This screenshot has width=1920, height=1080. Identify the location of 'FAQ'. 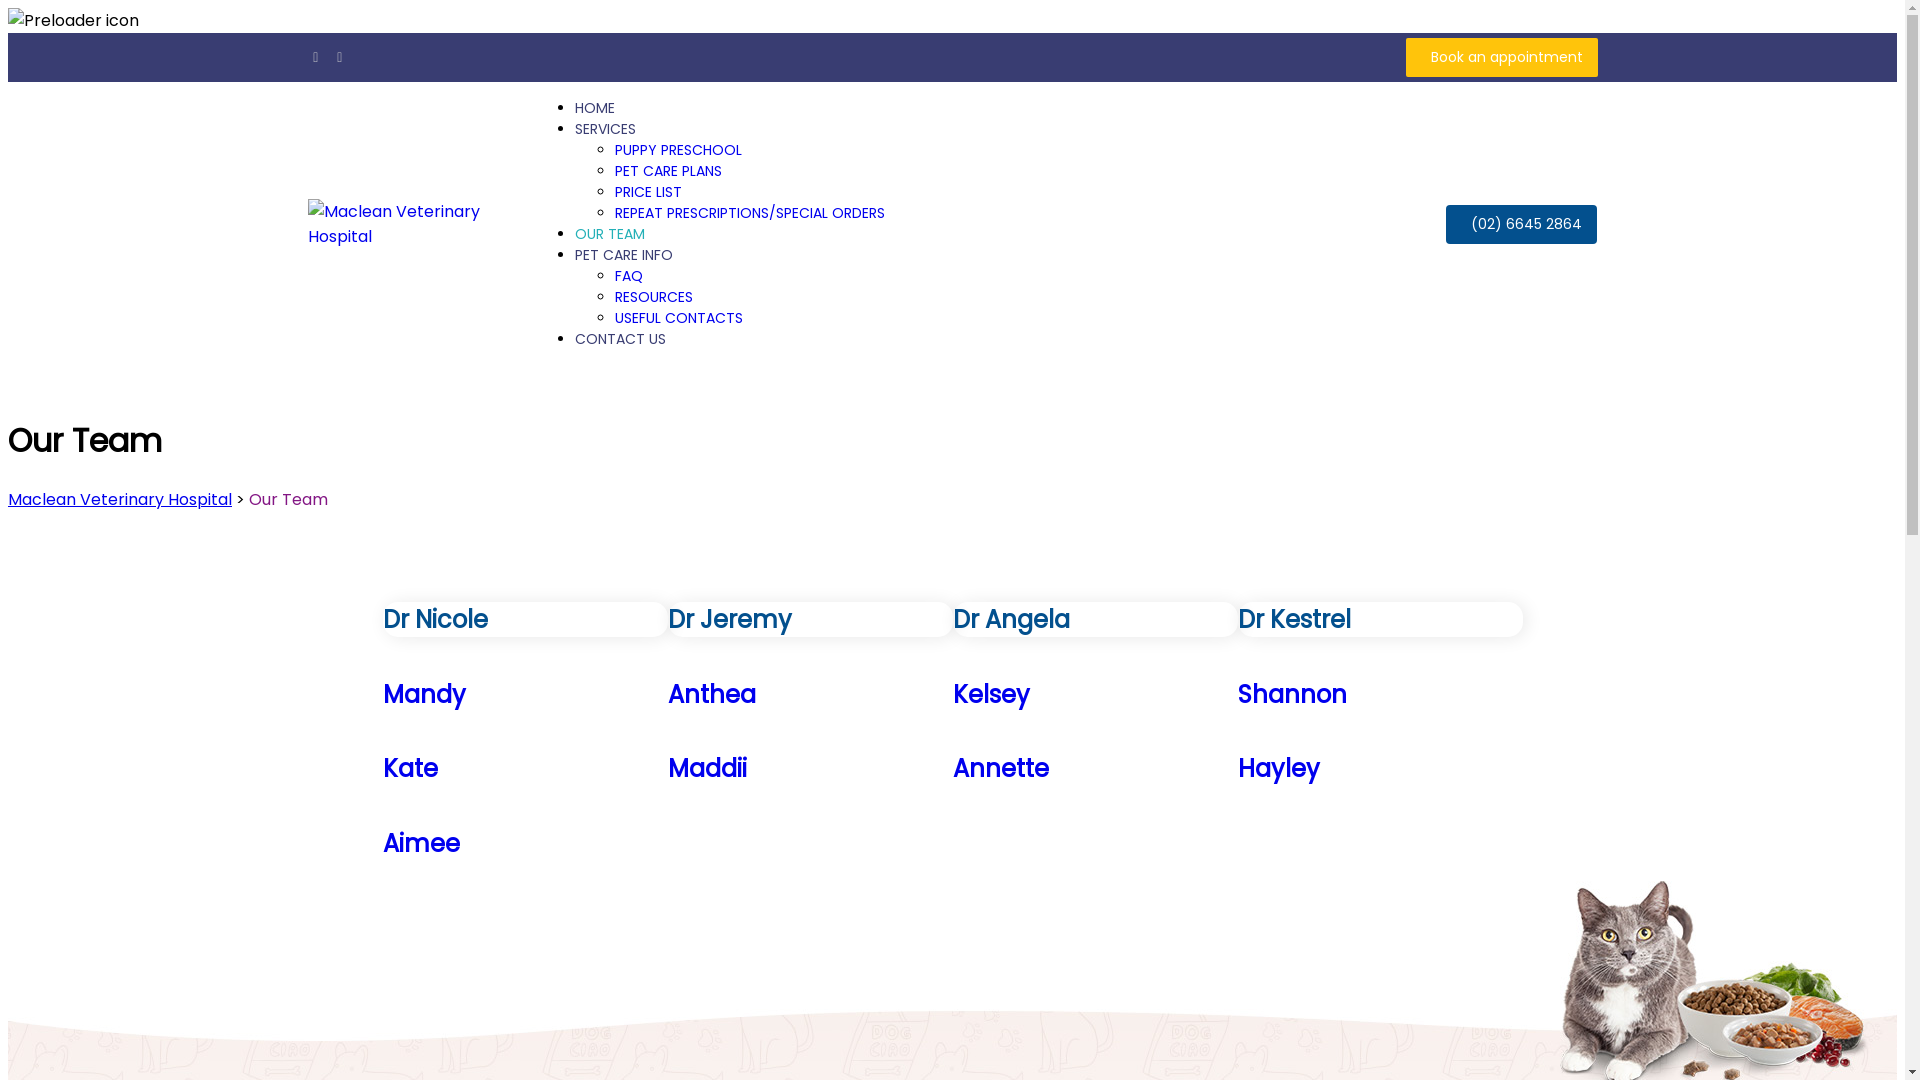
(613, 276).